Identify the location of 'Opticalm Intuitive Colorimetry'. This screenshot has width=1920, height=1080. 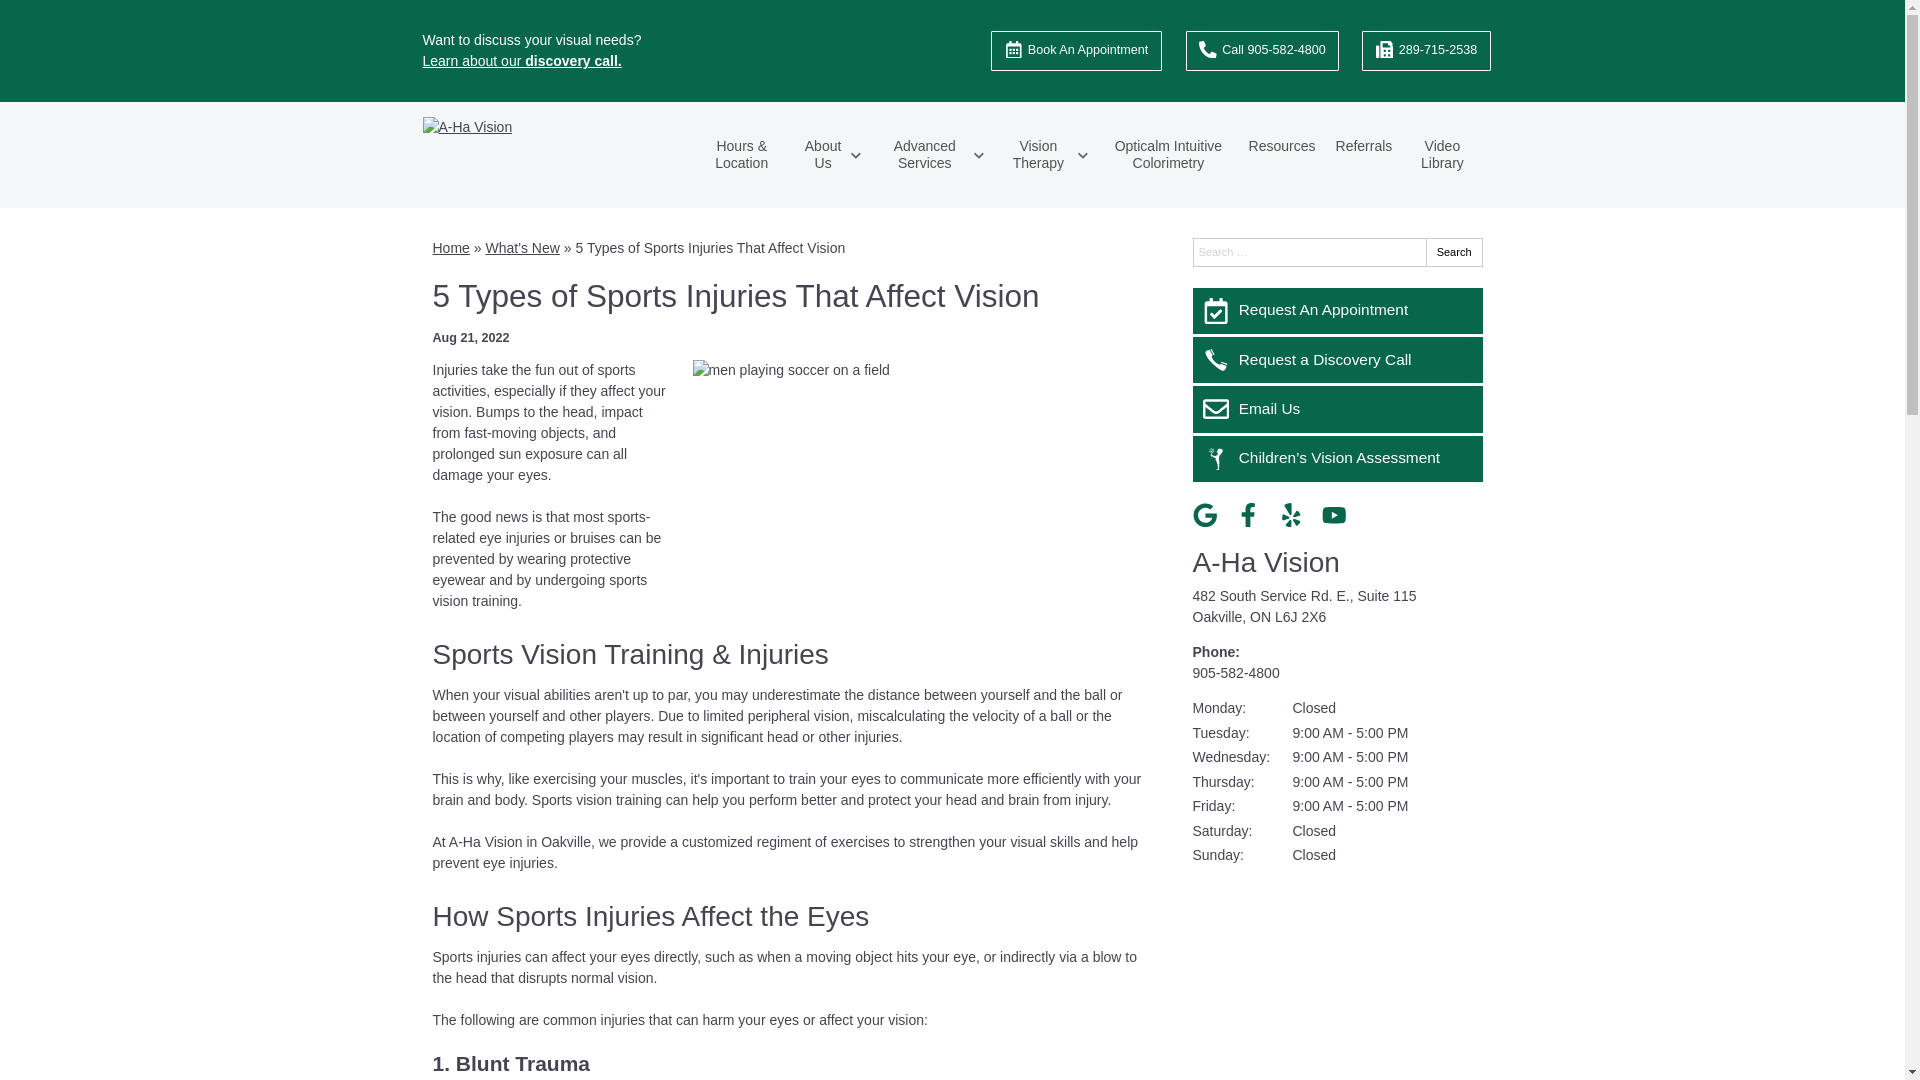
(1167, 153).